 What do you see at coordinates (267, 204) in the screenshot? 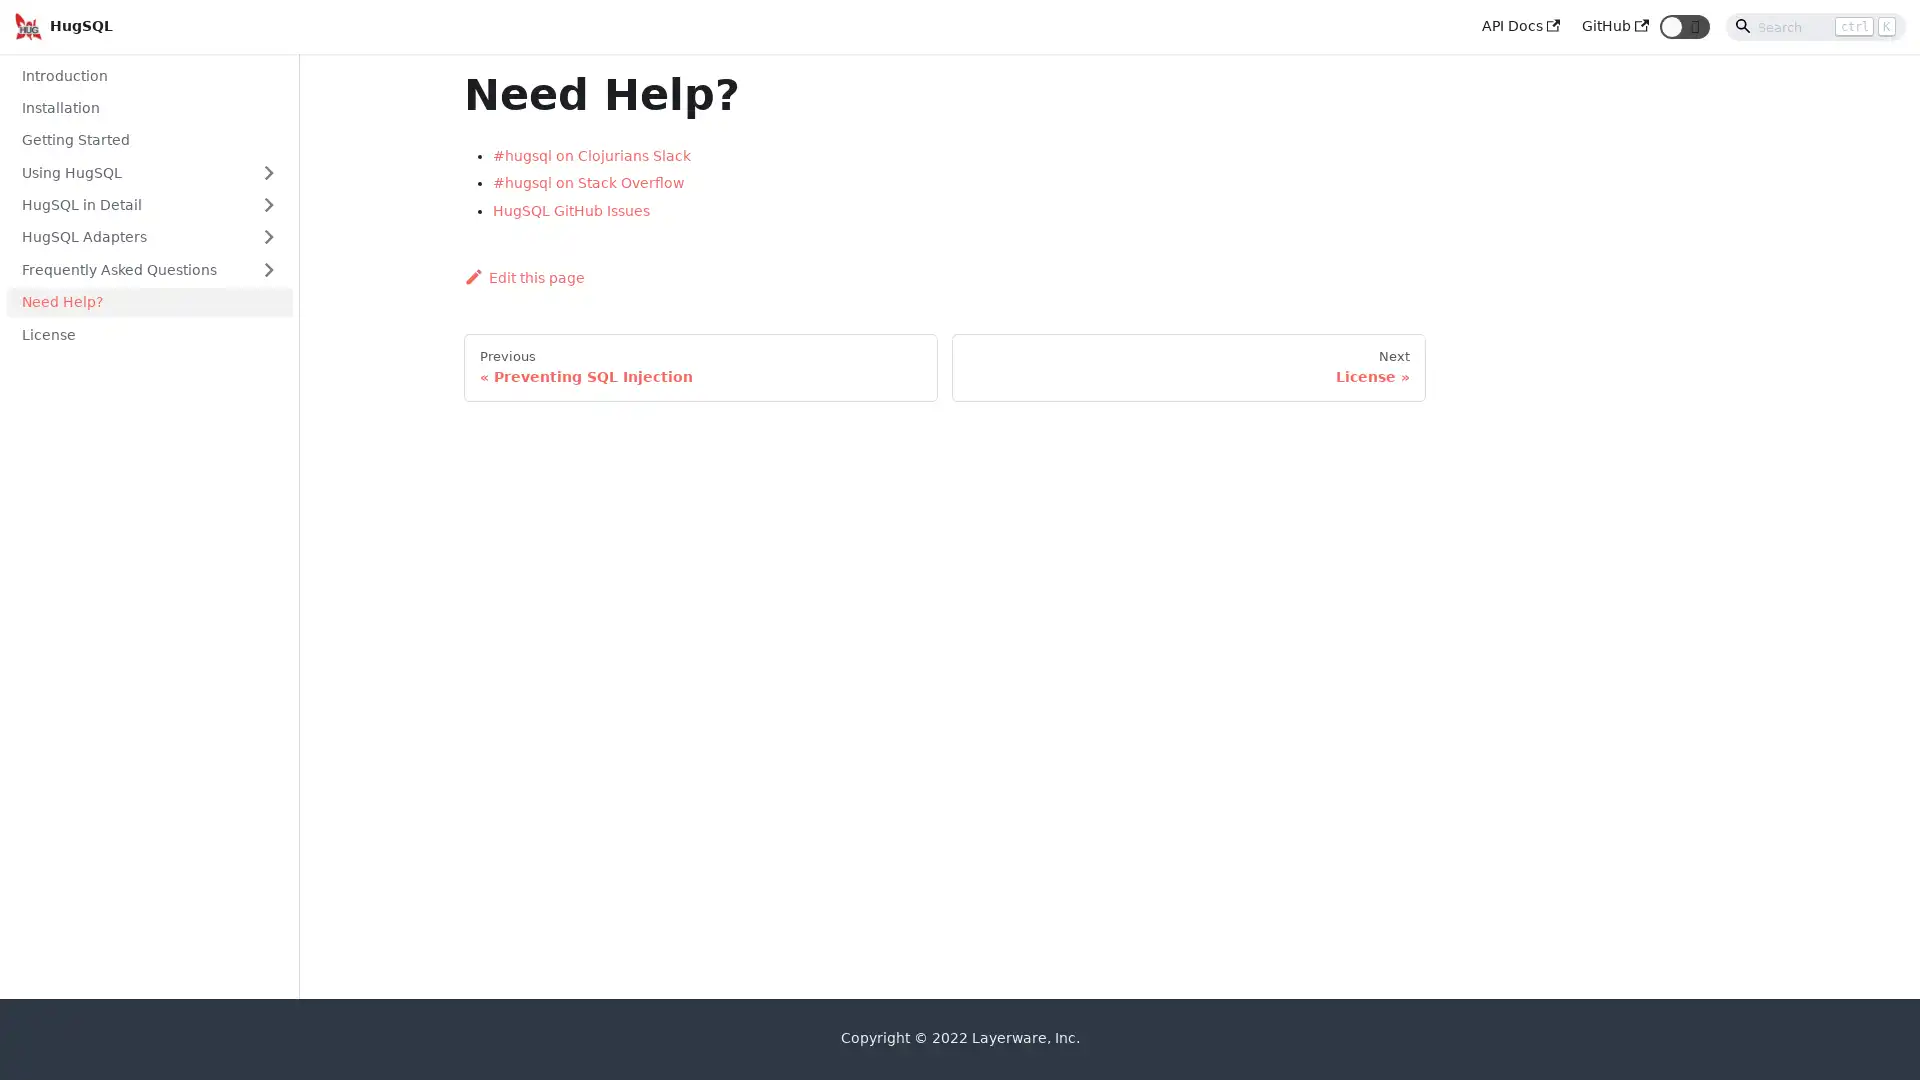
I see `Toggle the collapsible sidebar category 'HugSQL in Detail'` at bounding box center [267, 204].